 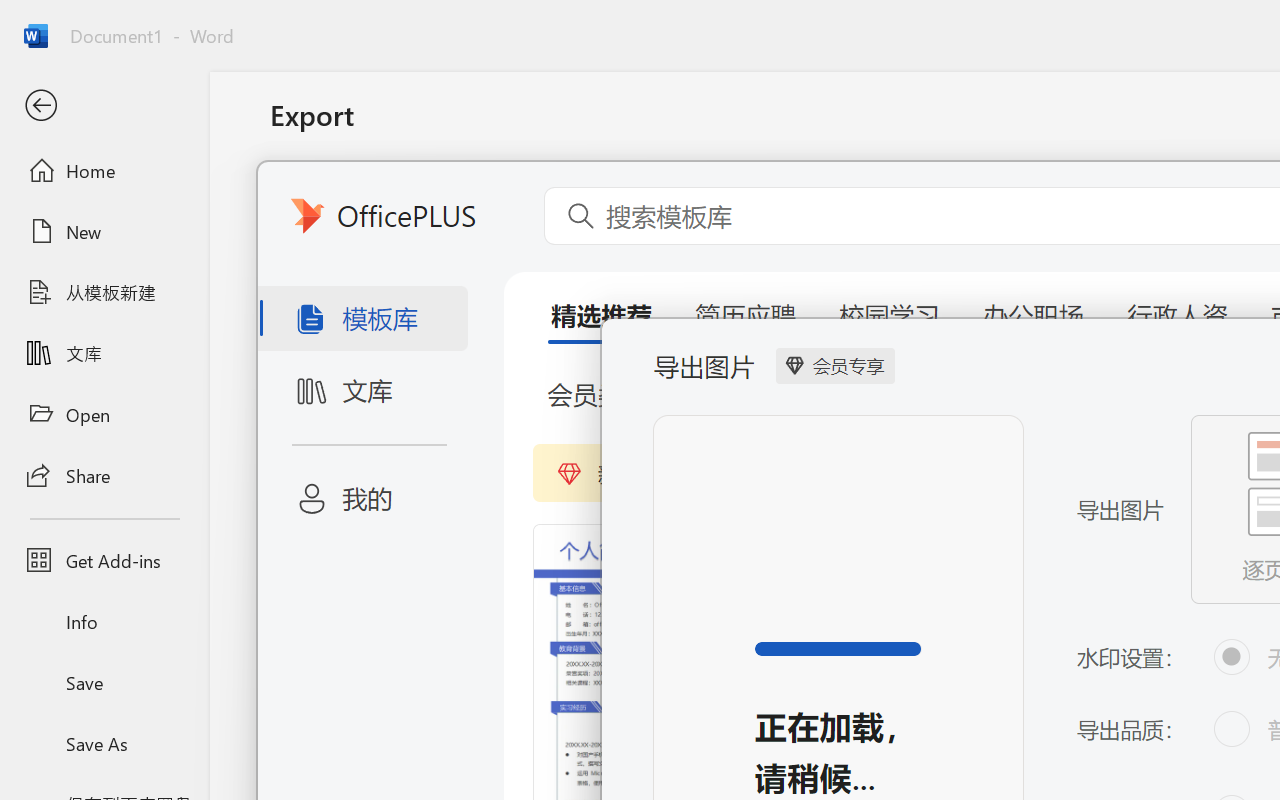 What do you see at coordinates (103, 743) in the screenshot?
I see `'Save As'` at bounding box center [103, 743].